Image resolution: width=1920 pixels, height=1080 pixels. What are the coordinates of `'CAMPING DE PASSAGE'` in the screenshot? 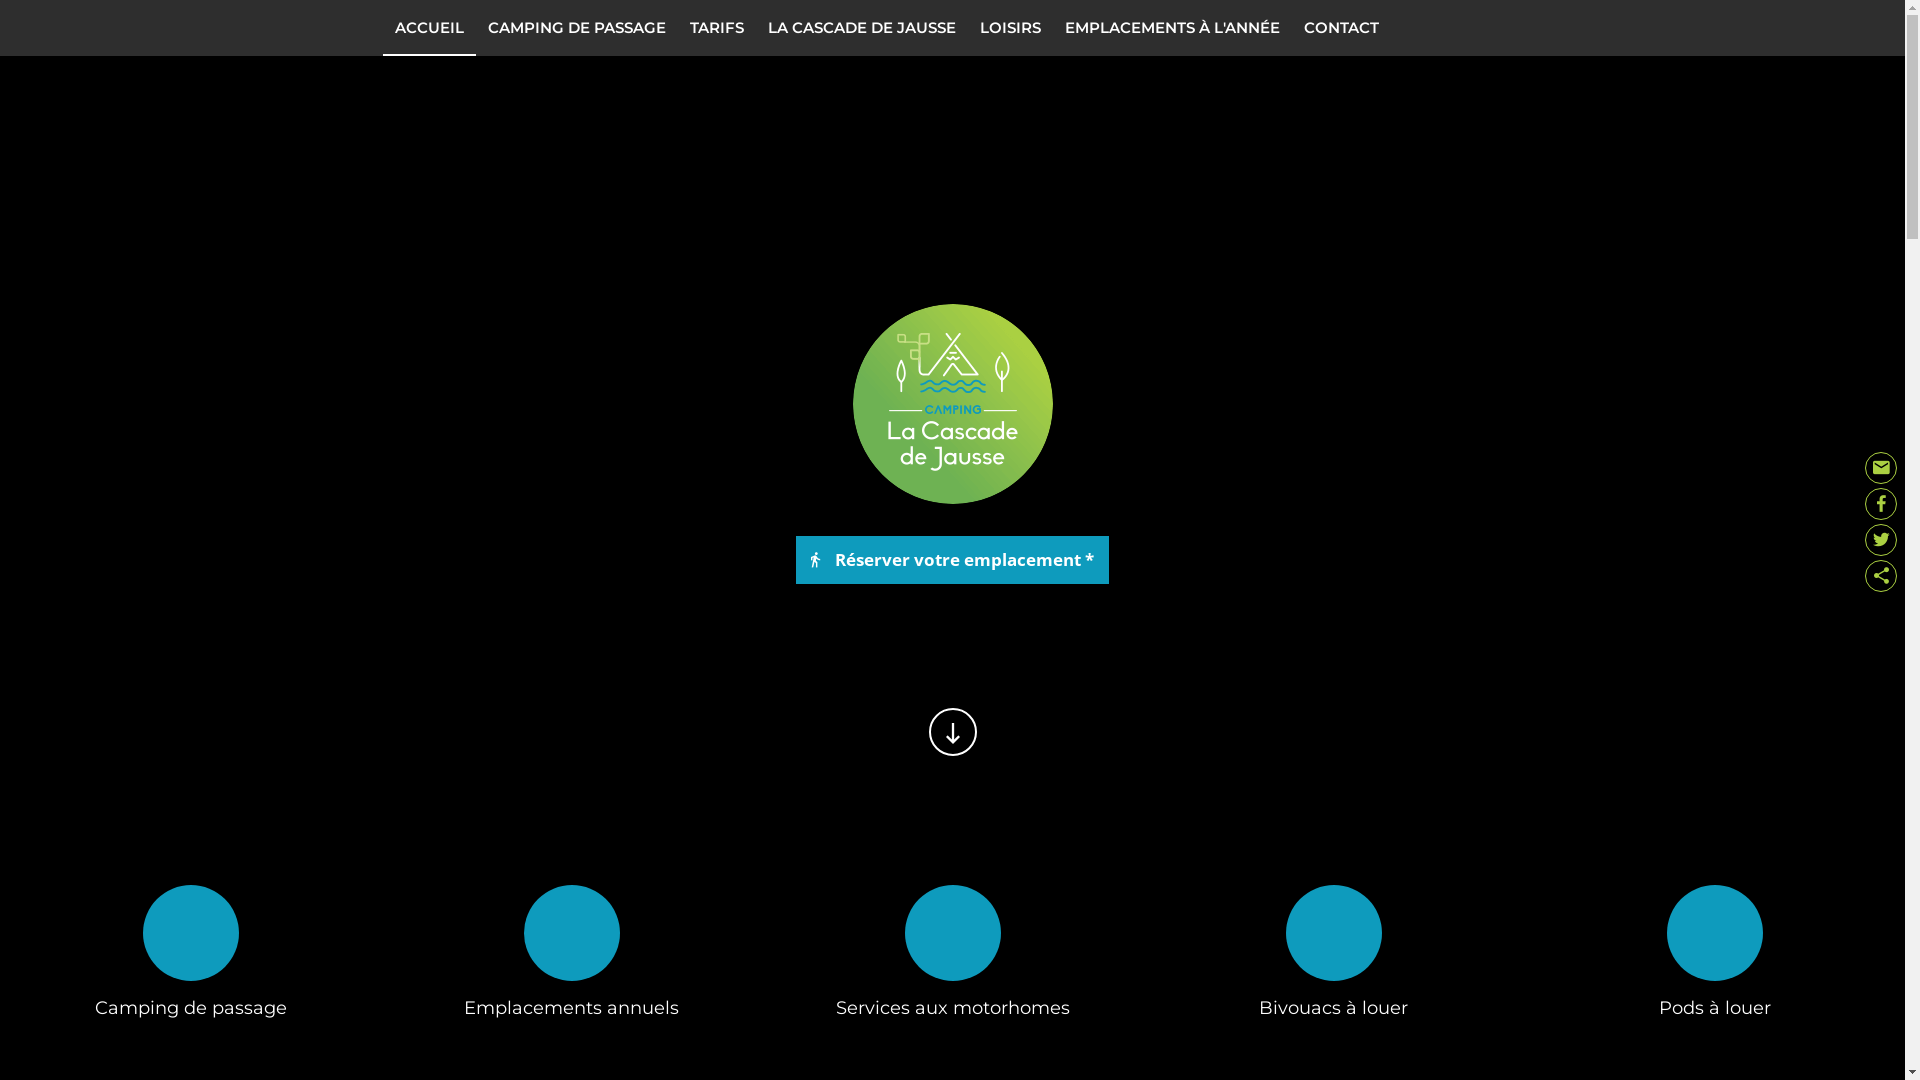 It's located at (474, 27).